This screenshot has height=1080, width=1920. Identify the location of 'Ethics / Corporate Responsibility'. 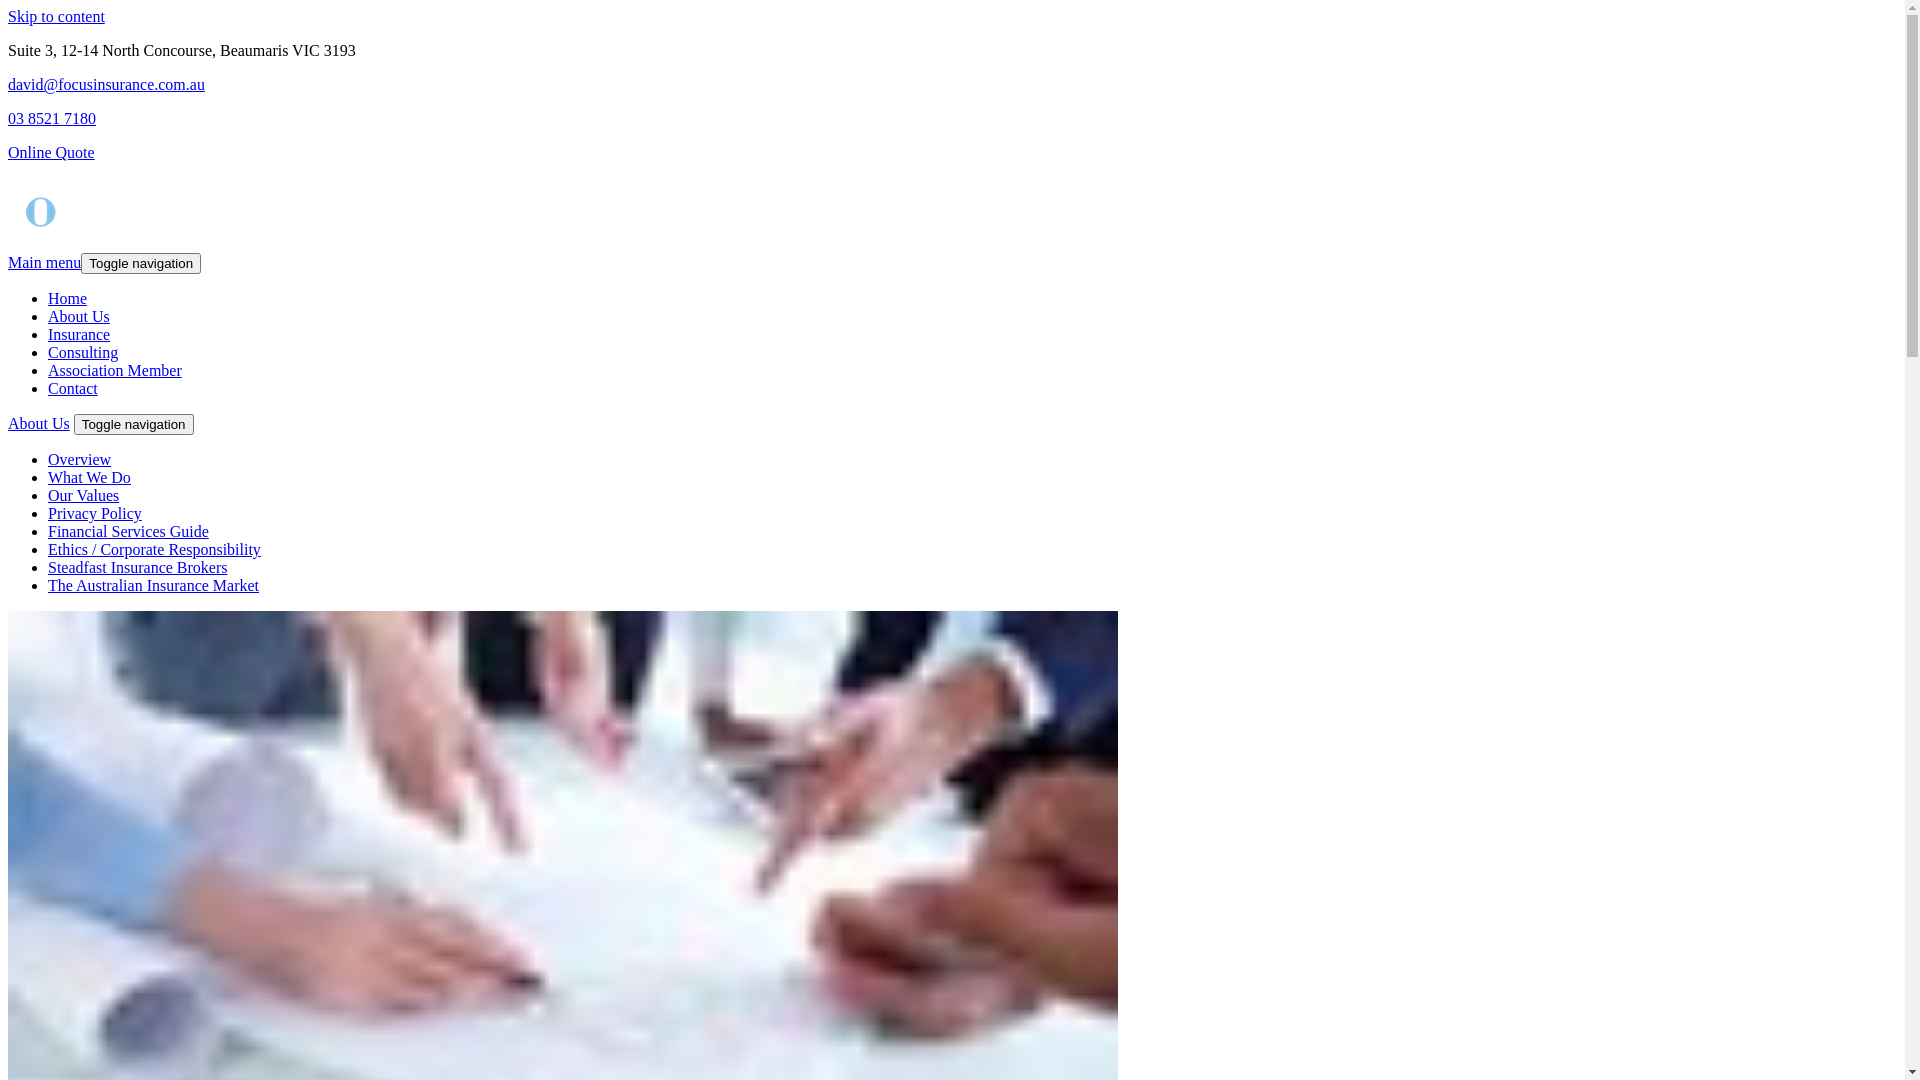
(153, 549).